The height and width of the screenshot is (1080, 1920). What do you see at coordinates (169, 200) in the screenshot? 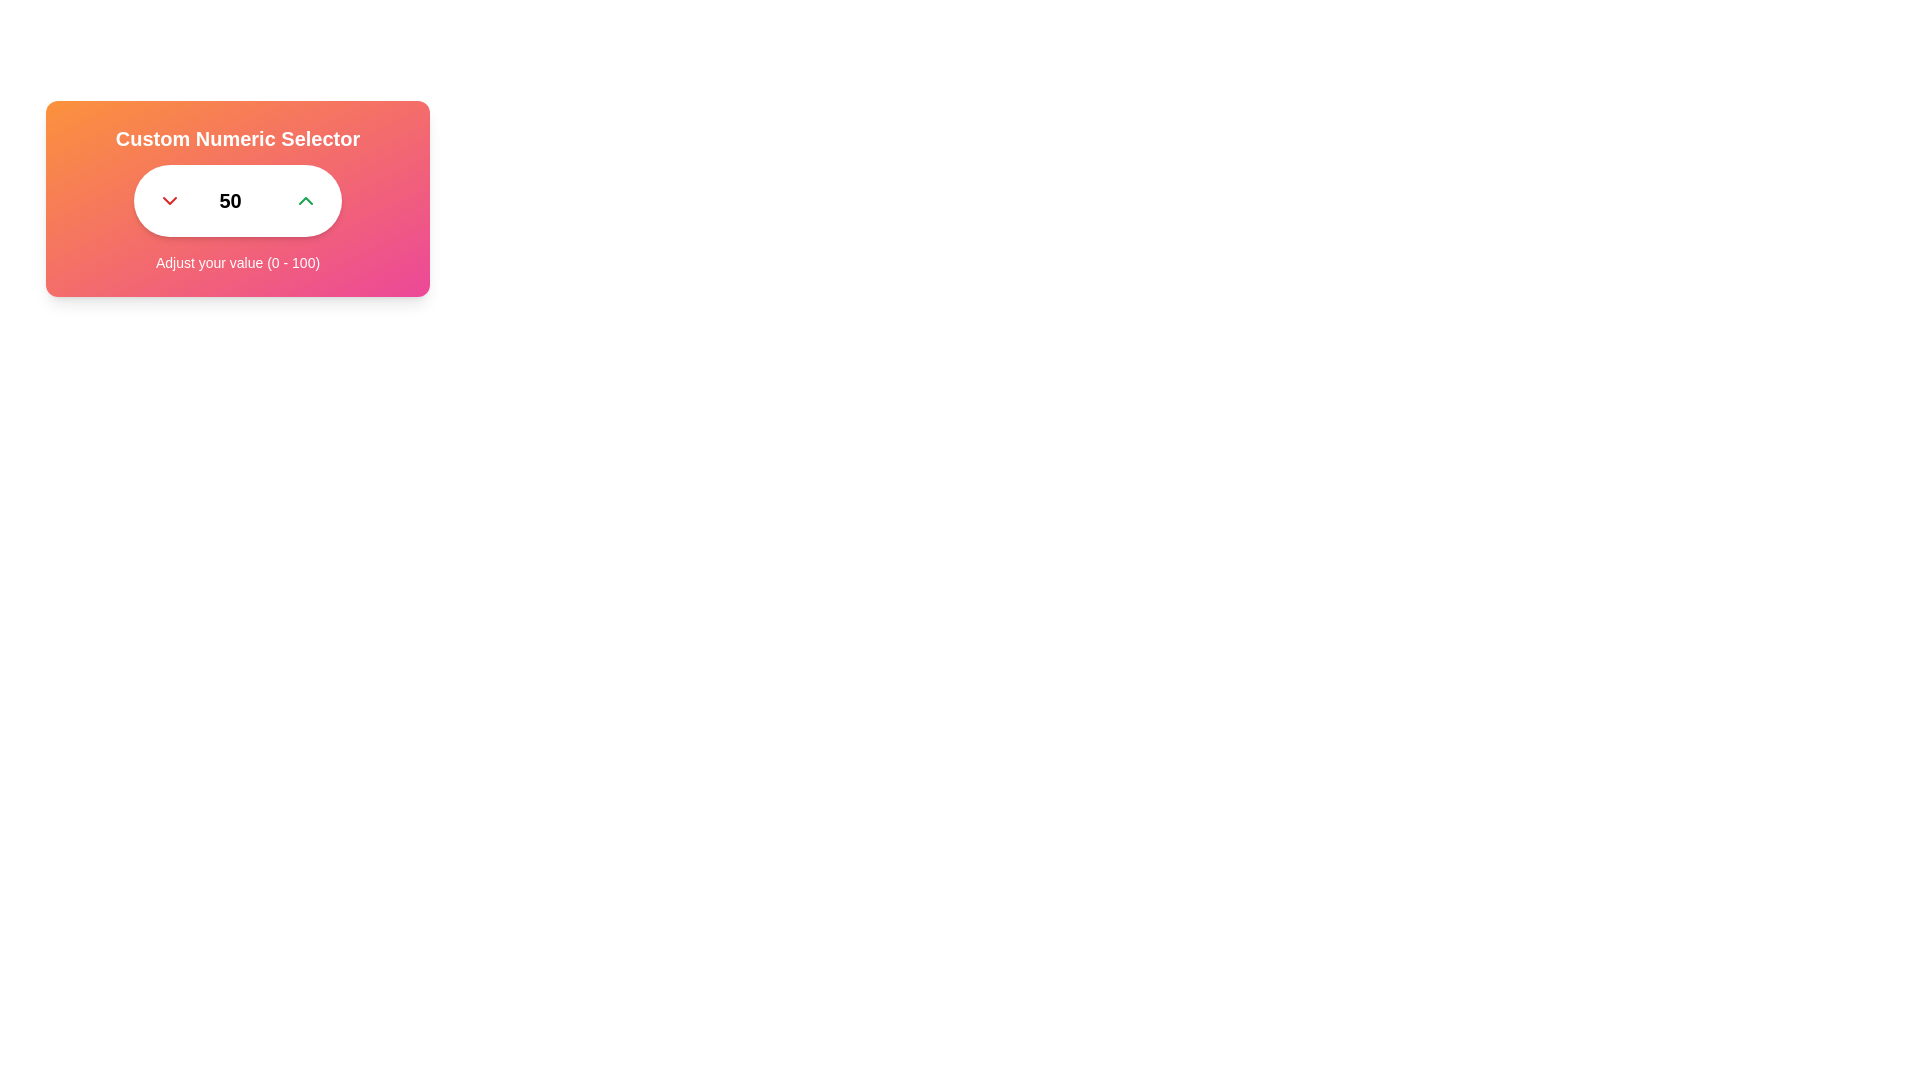
I see `the Chevron icon button located to the left of the numeric input field` at bounding box center [169, 200].